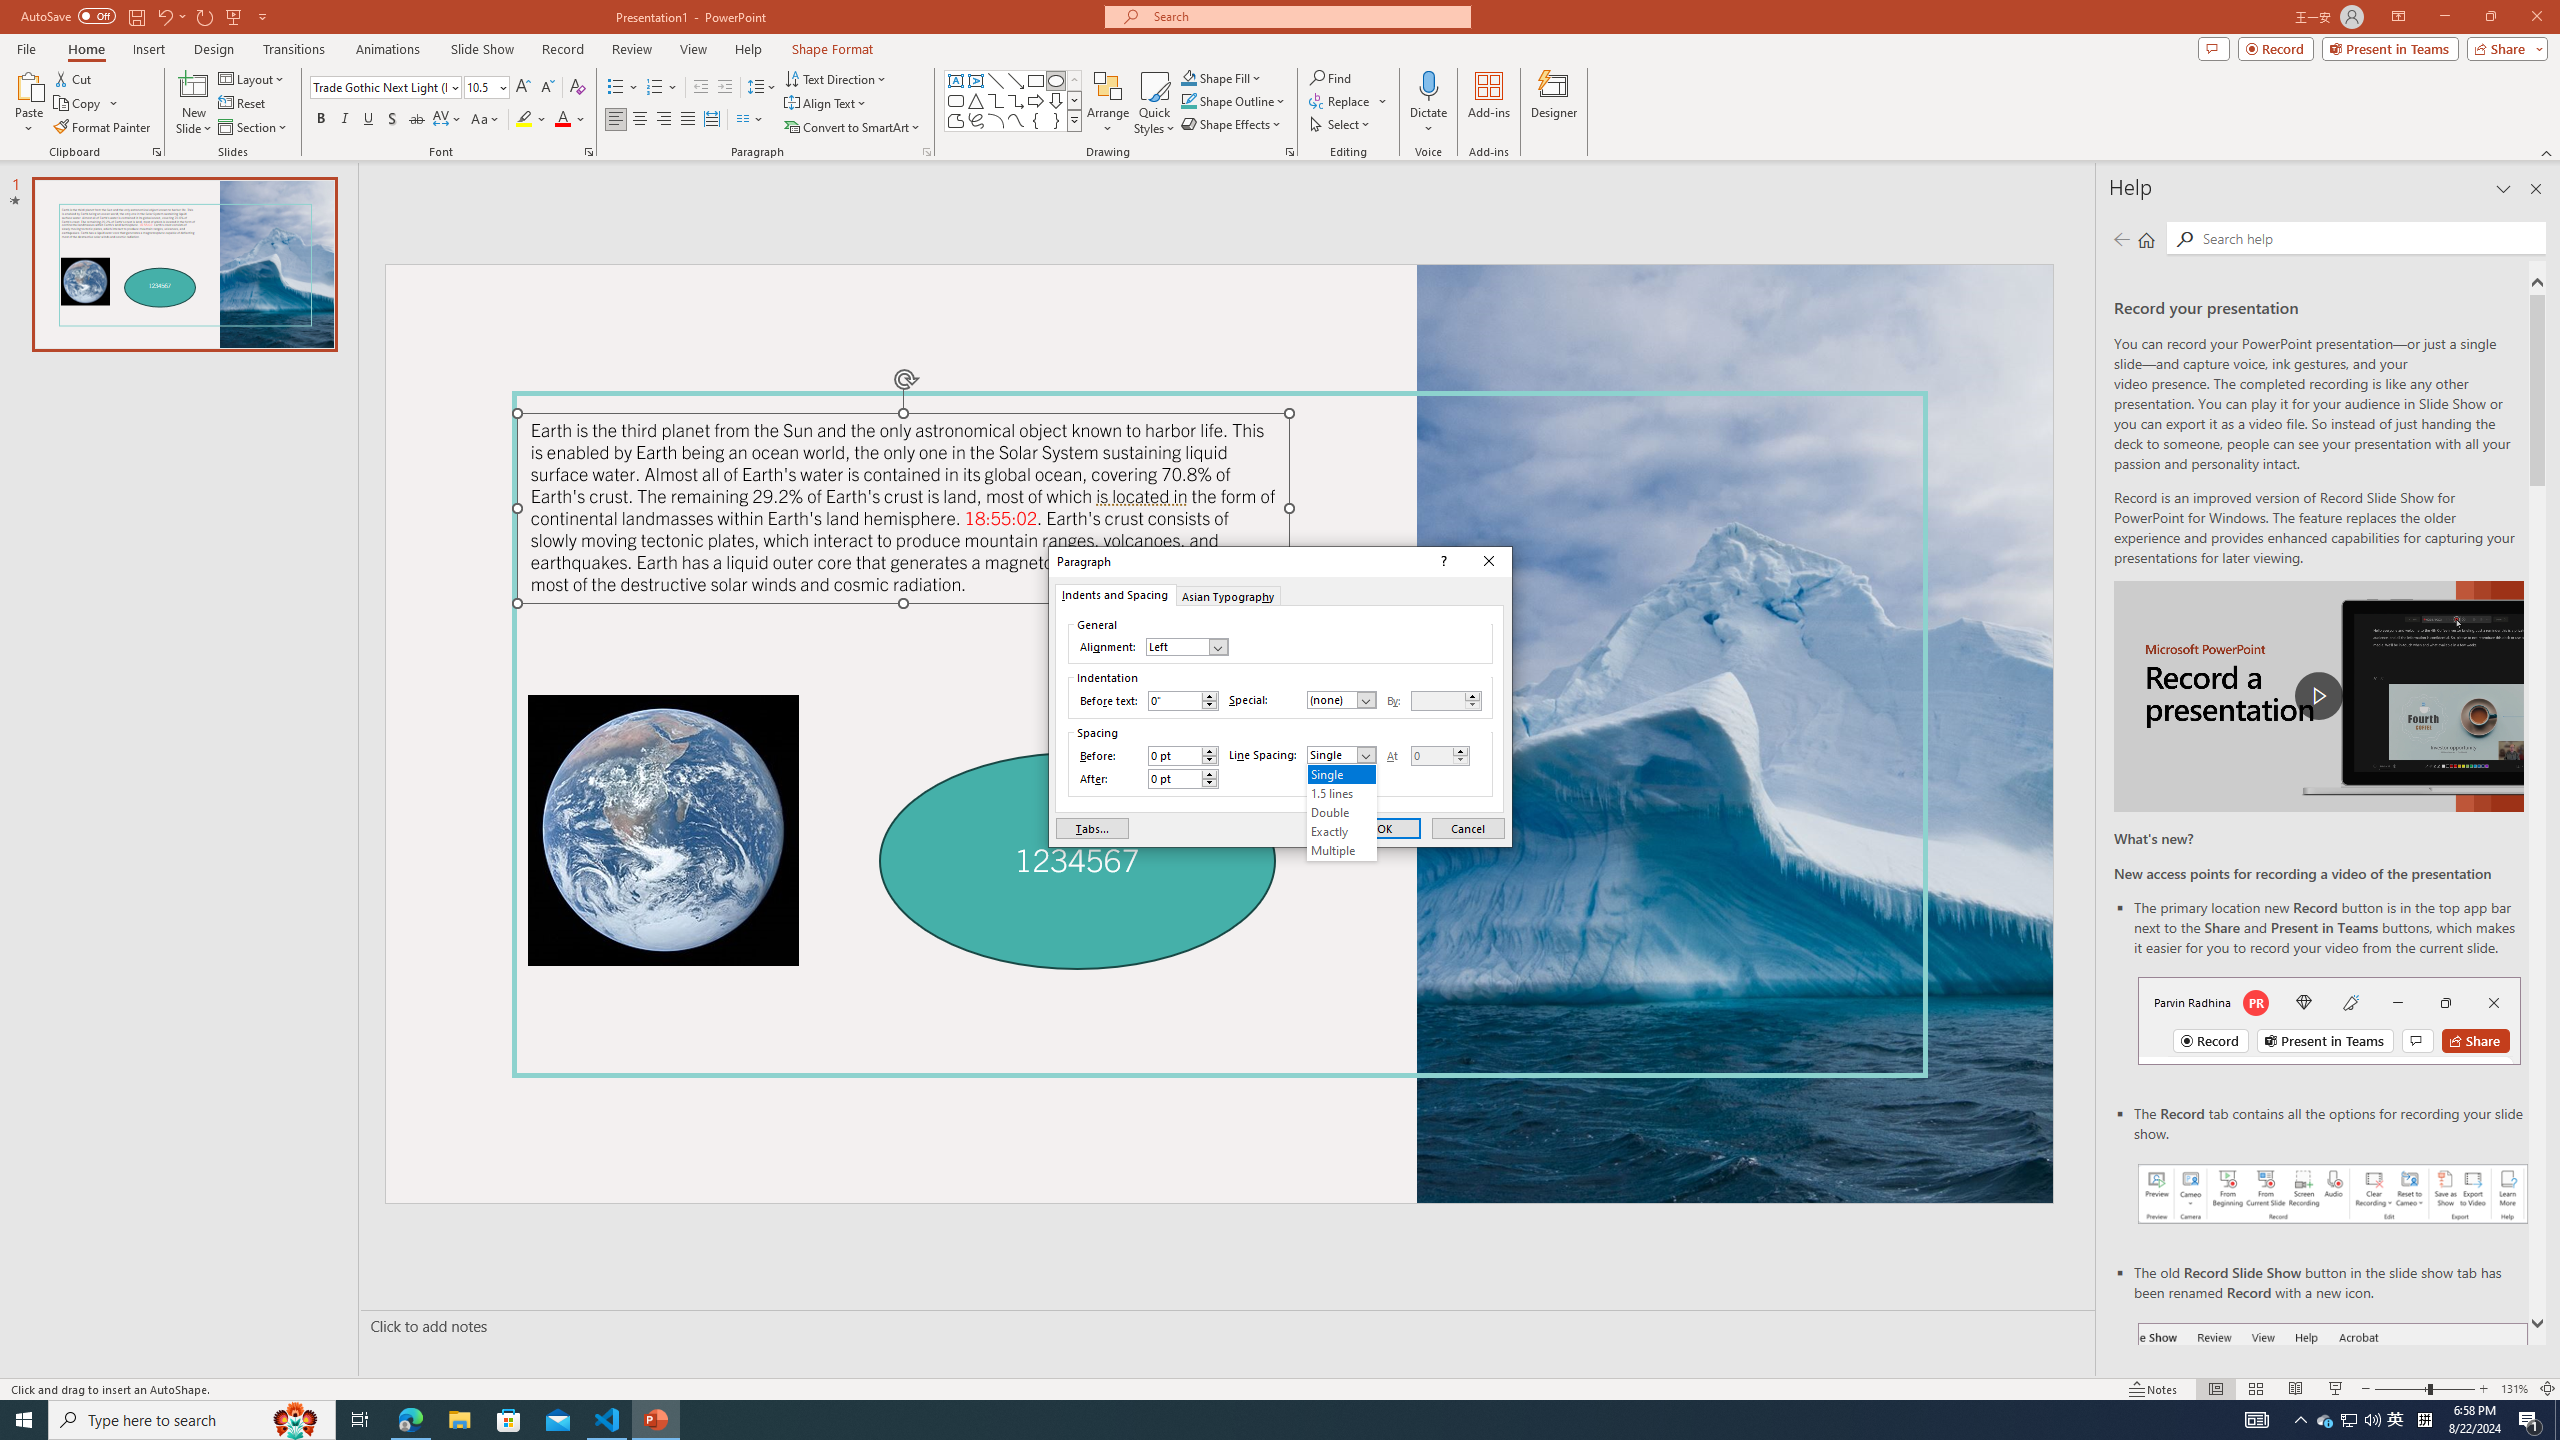 The image size is (2560, 1440). I want to click on 'Record your presentations screenshot one', so click(2332, 1192).